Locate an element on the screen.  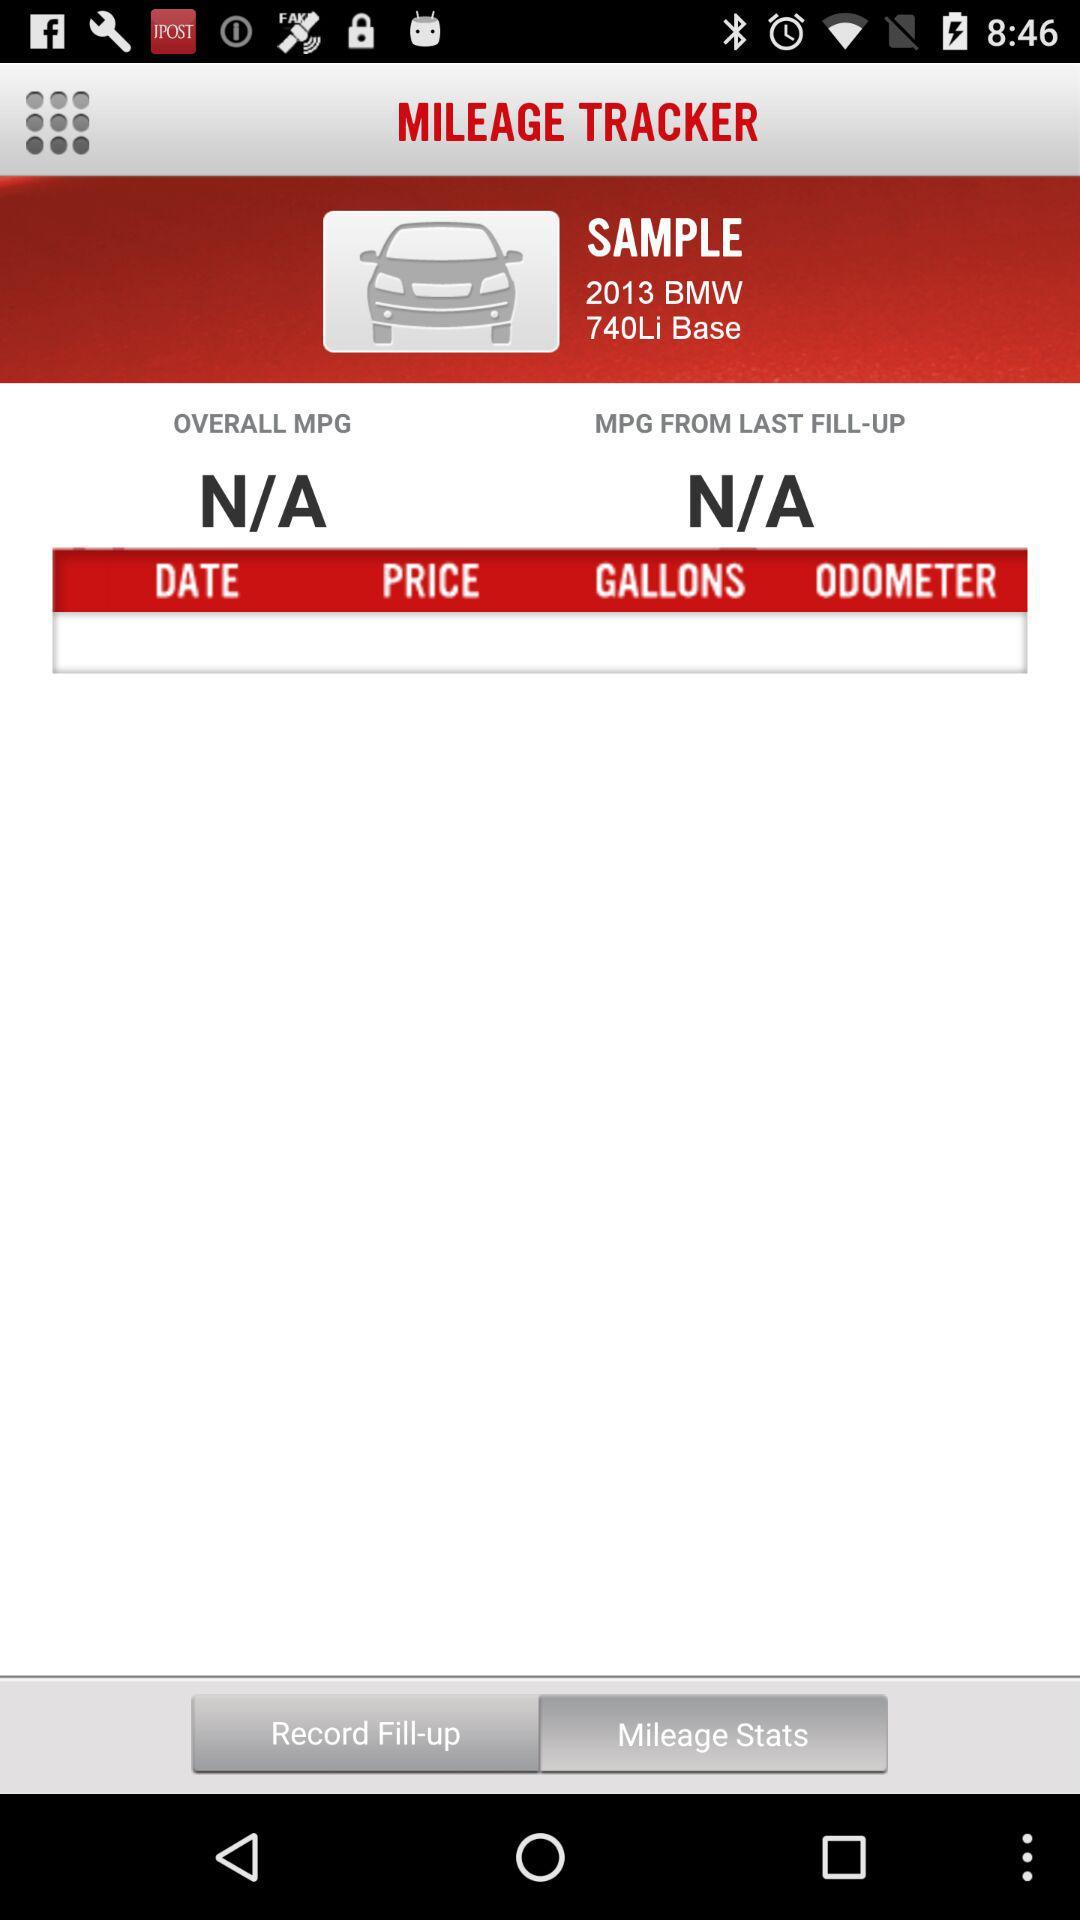
the item below the mileage tracker icon is located at coordinates (440, 280).